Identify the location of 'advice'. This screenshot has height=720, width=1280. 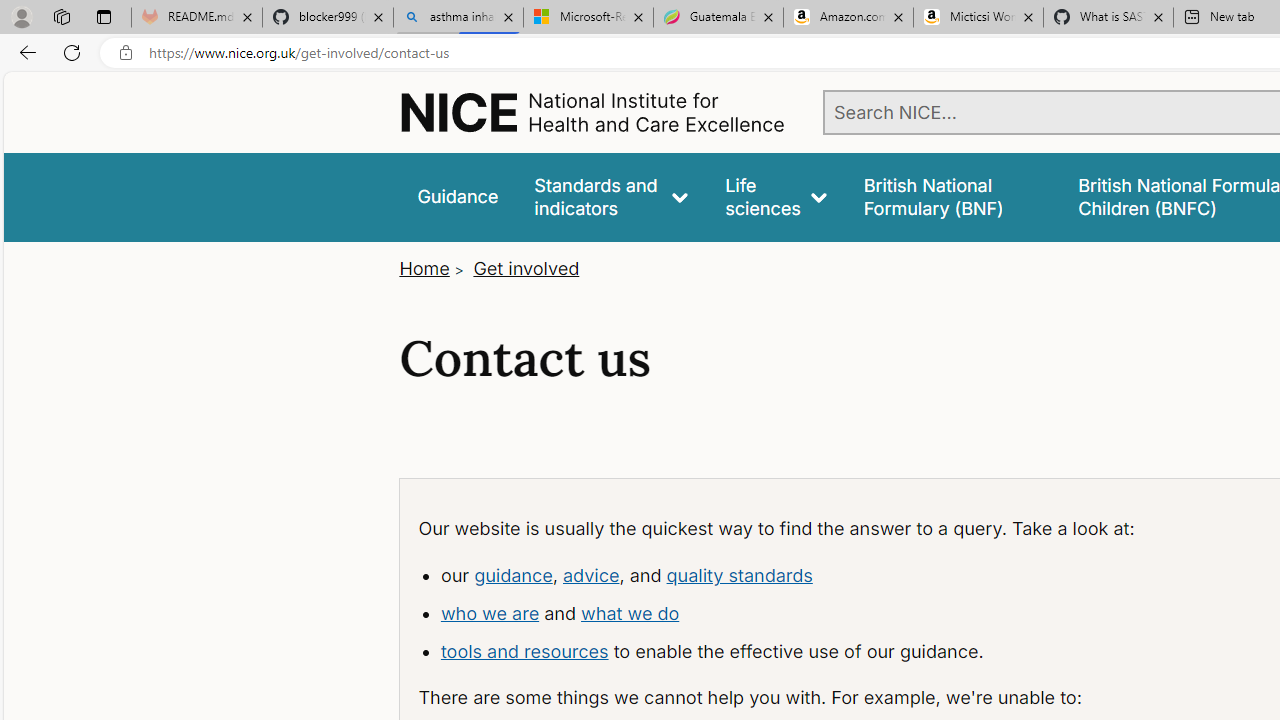
(590, 574).